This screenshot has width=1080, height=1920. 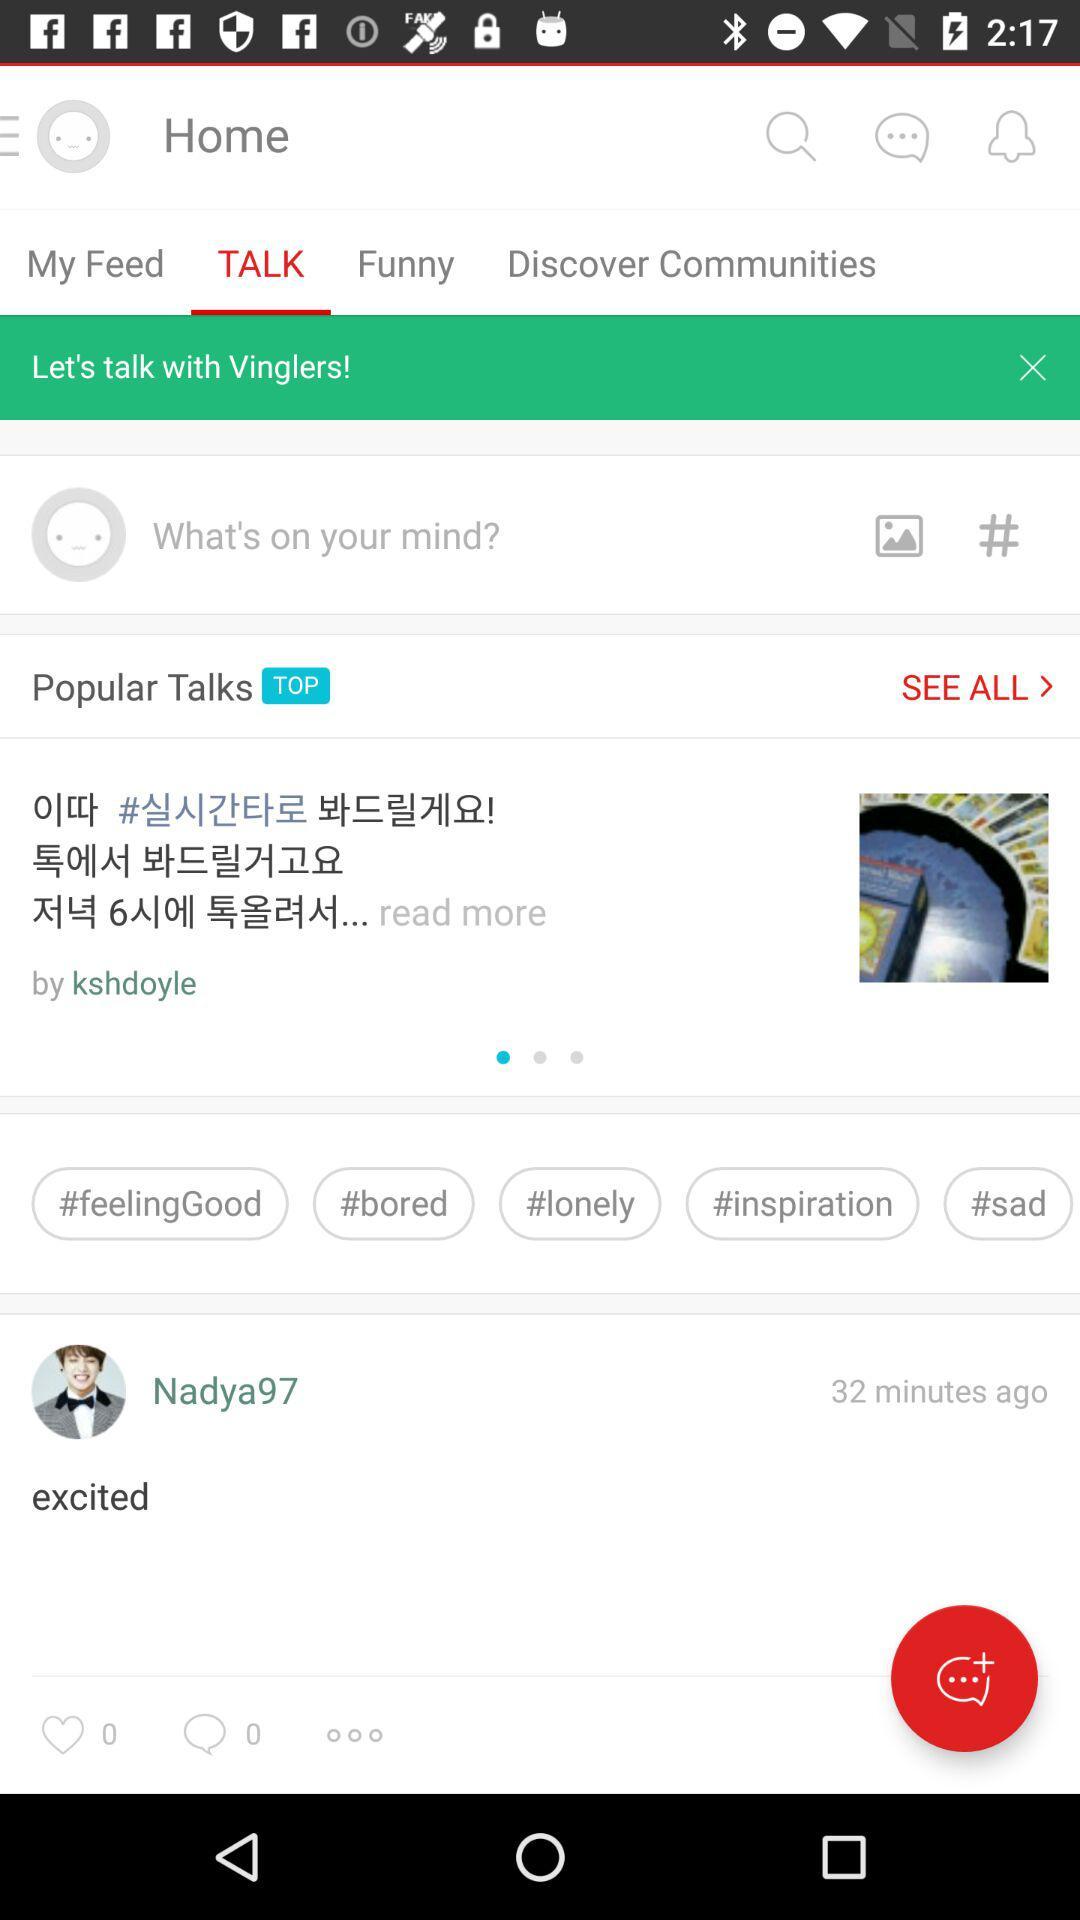 I want to click on item to the right of the by  icon, so click(x=134, y=983).